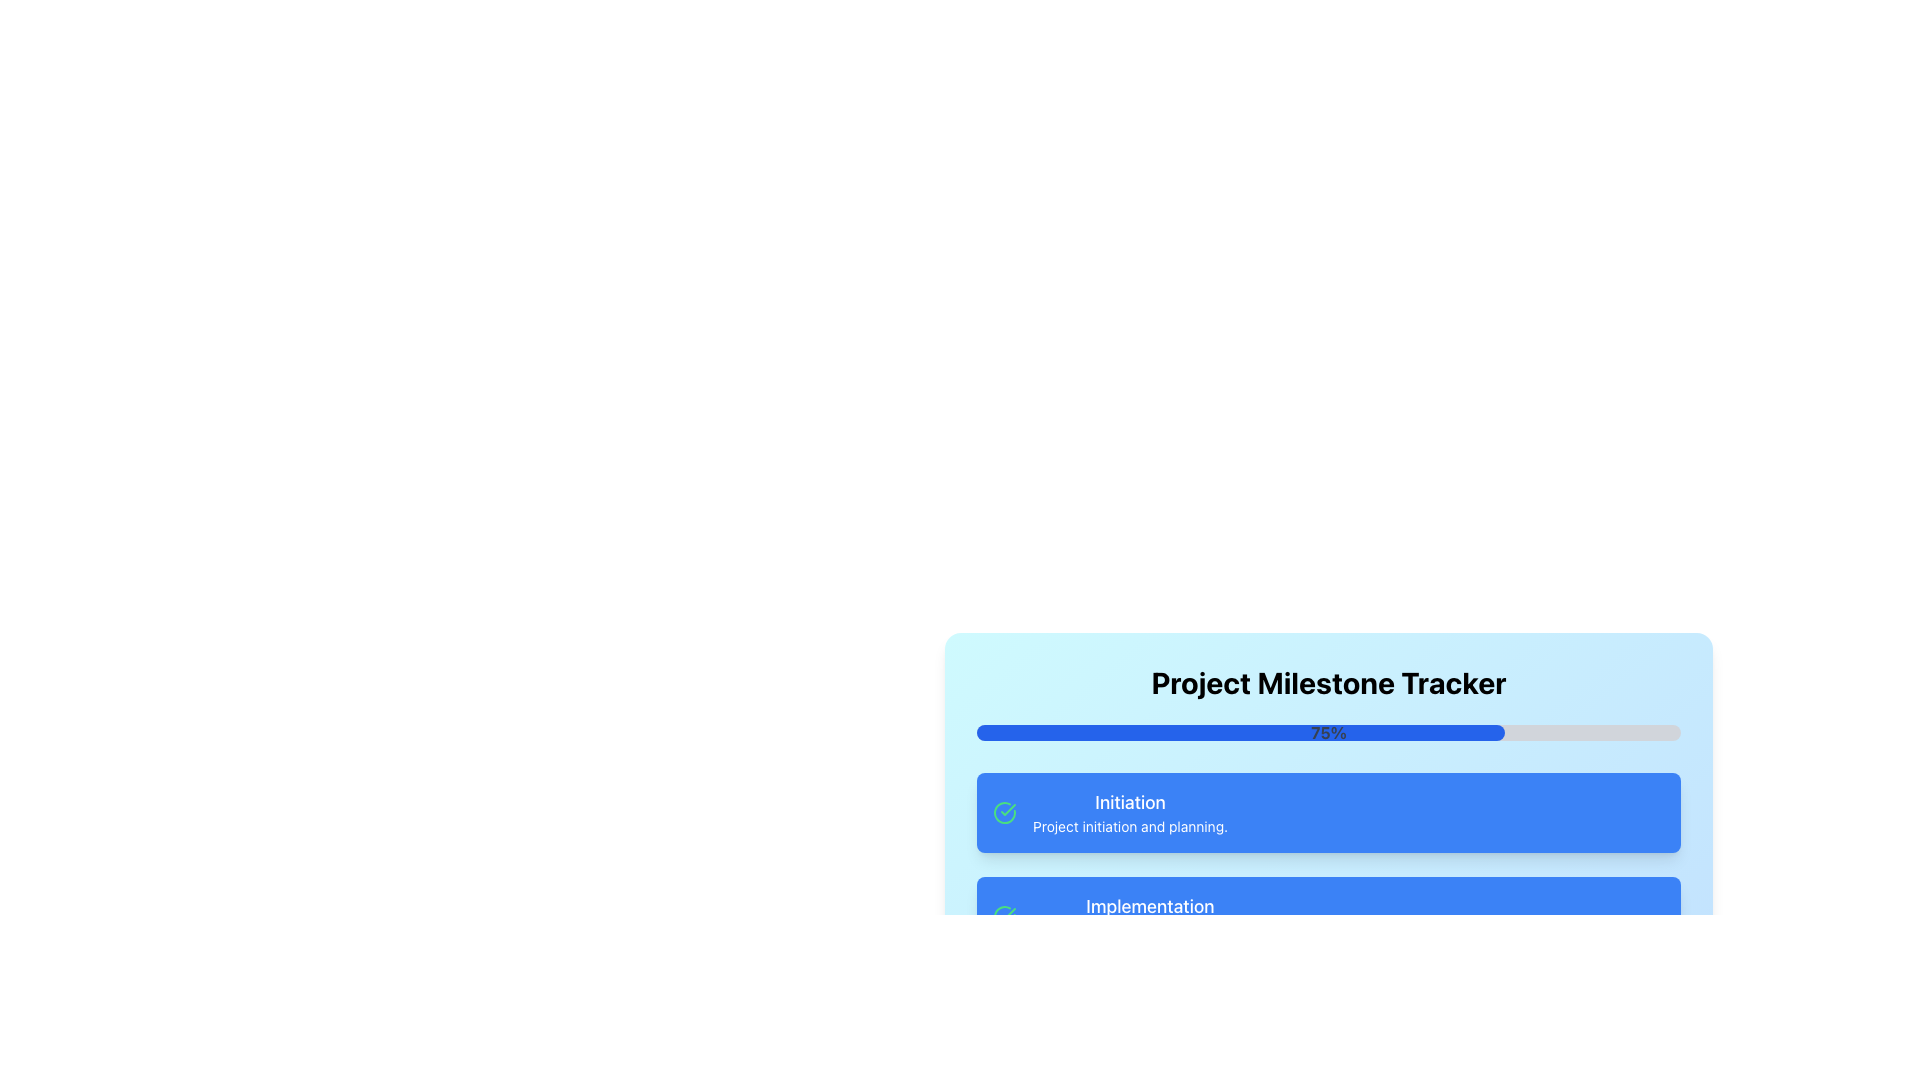  I want to click on progress represented by the horizontal progress bar showing '75%' centered on it, located under the title 'Project Milestone Tracker', so click(1329, 732).